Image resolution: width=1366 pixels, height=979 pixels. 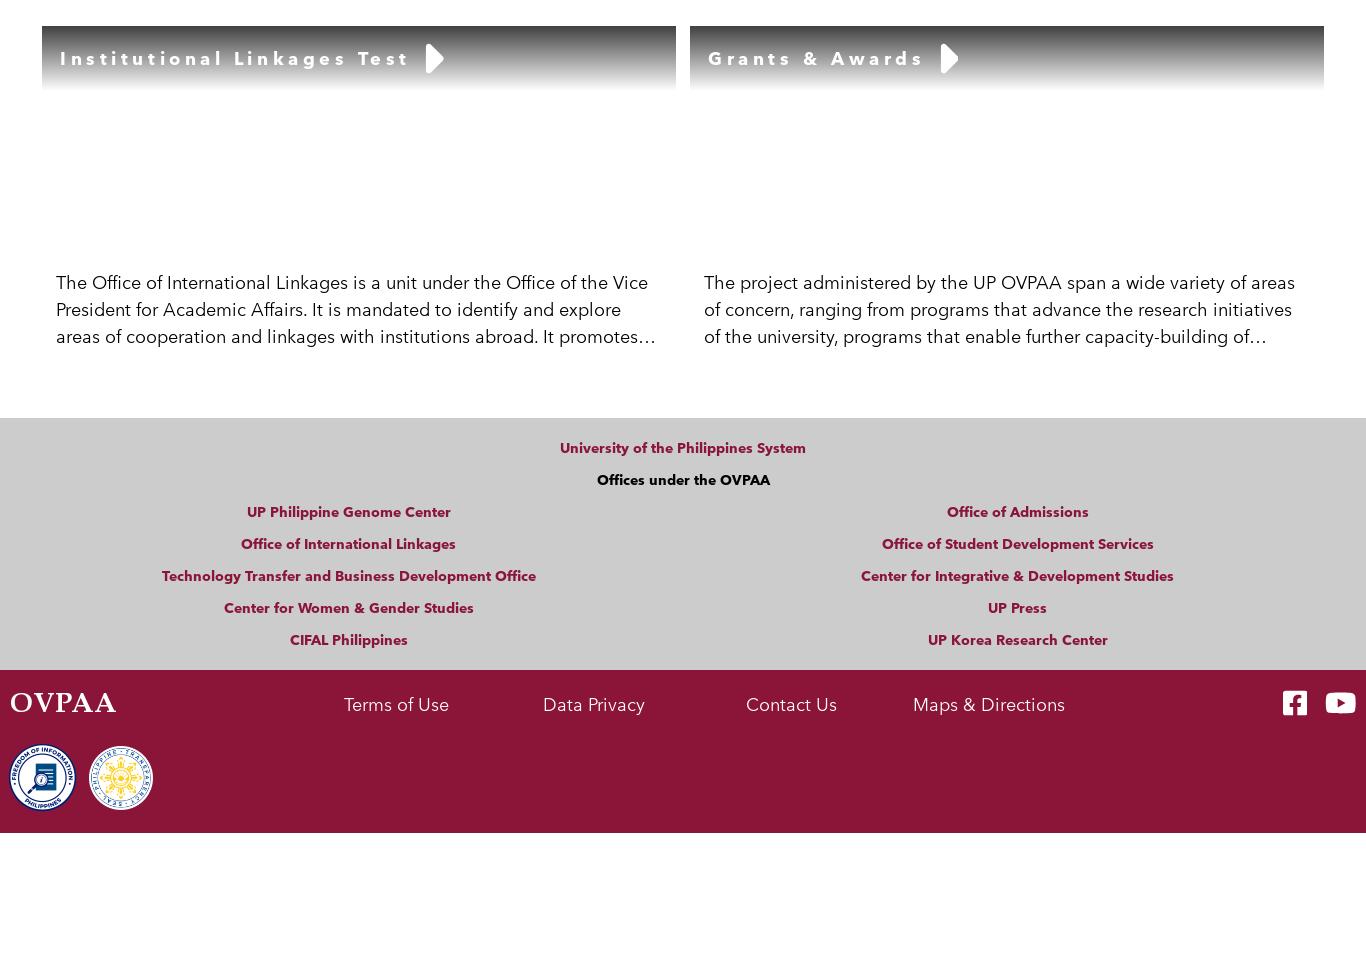 What do you see at coordinates (945, 510) in the screenshot?
I see `'Office of Admissions'` at bounding box center [945, 510].